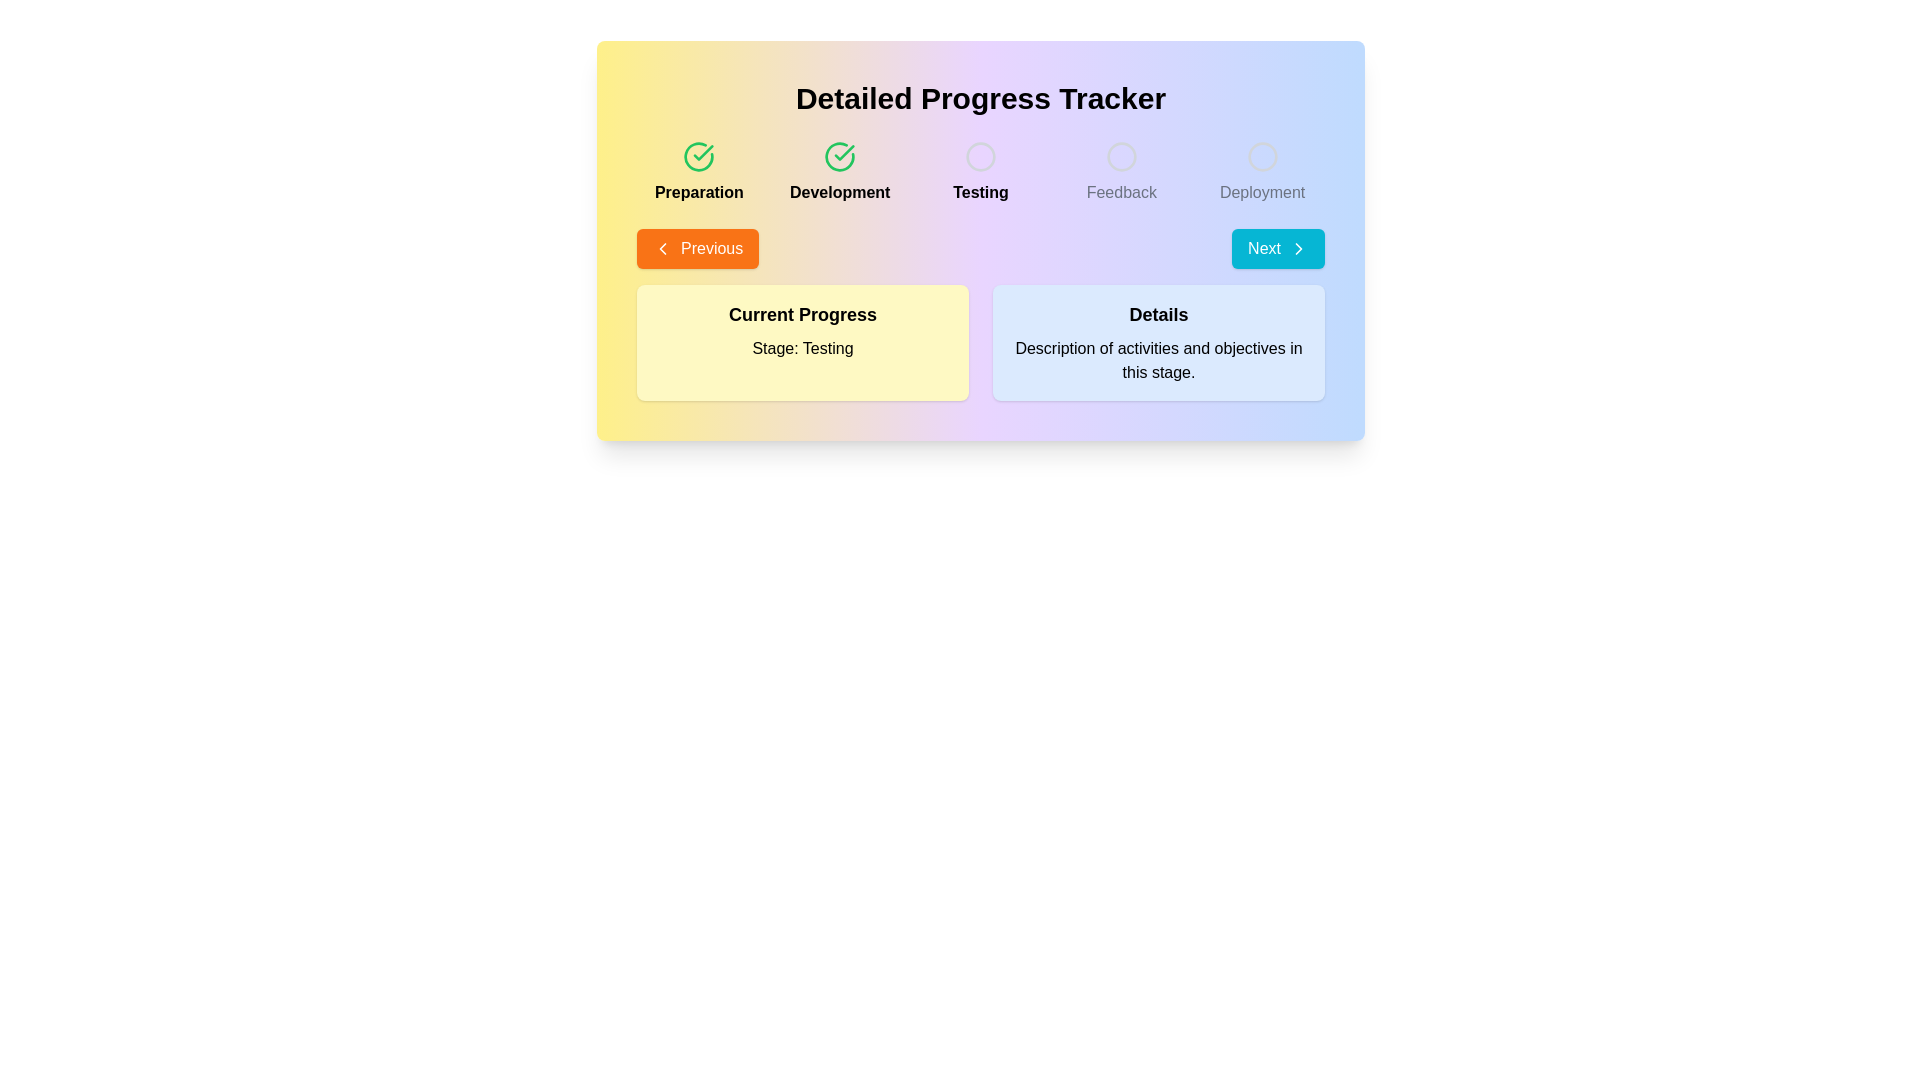 The width and height of the screenshot is (1920, 1080). I want to click on the backward navigation icon located inside the 'Previous' button in the top-left area of the interface, so click(662, 248).